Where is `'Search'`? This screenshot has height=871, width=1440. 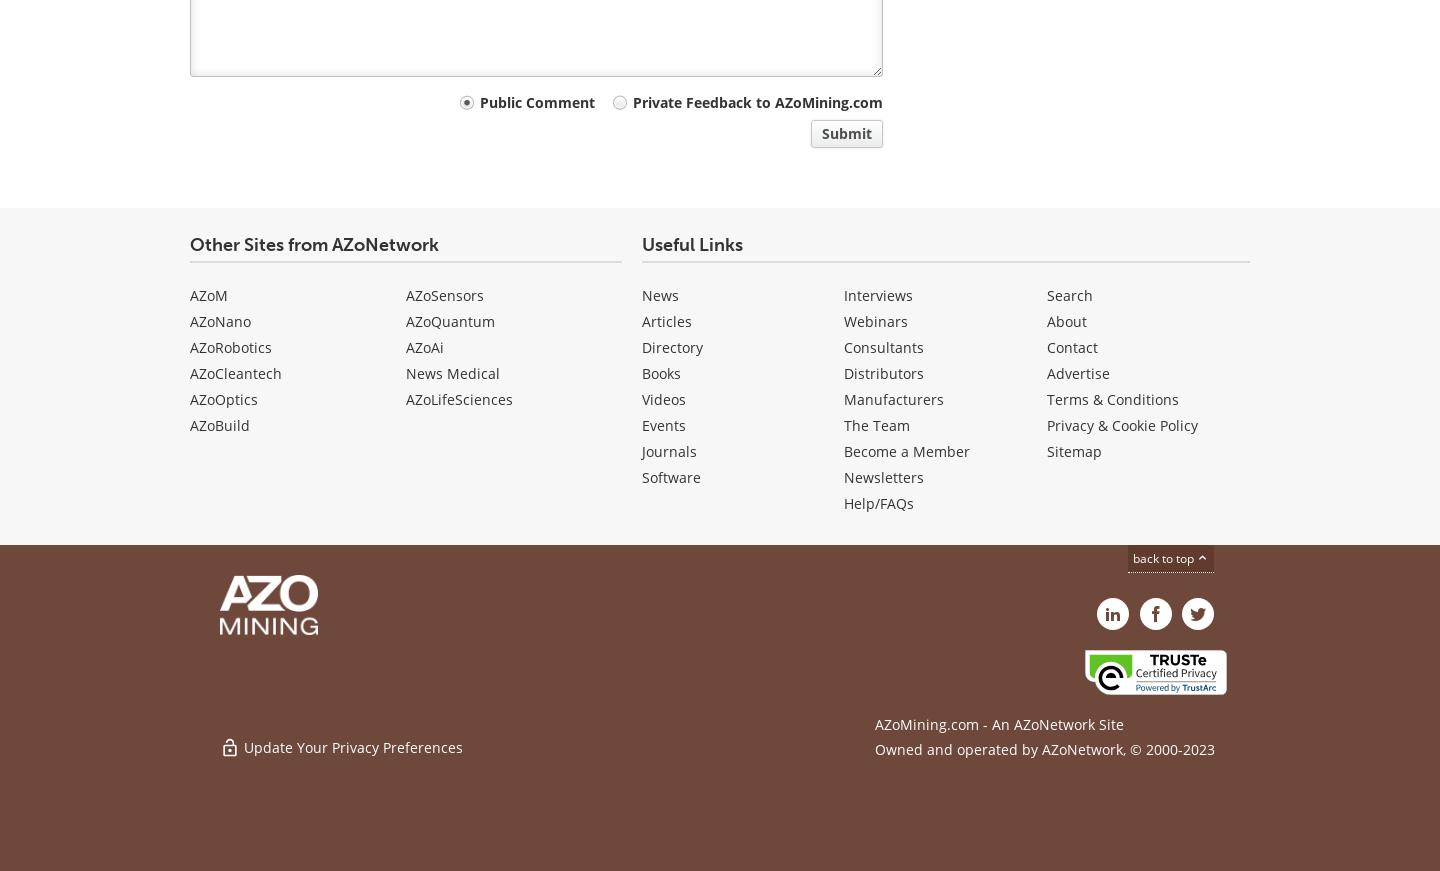 'Search' is located at coordinates (1070, 294).